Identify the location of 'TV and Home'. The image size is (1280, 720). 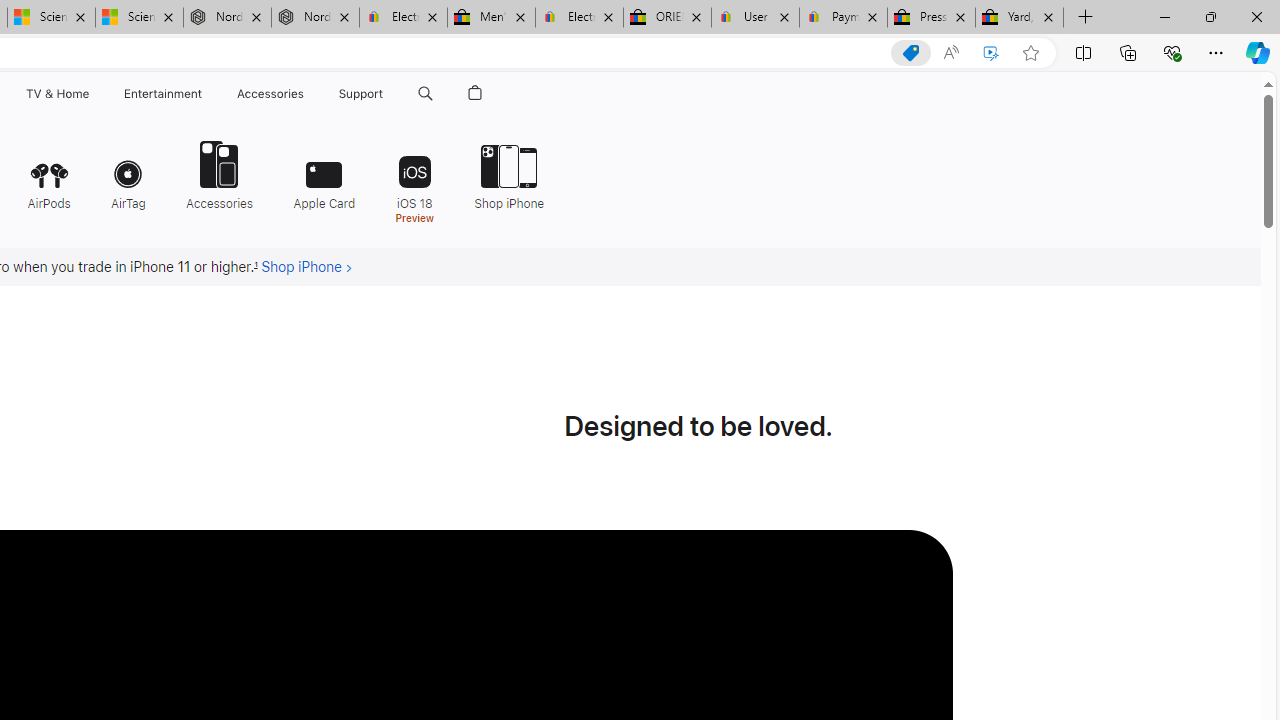
(56, 93).